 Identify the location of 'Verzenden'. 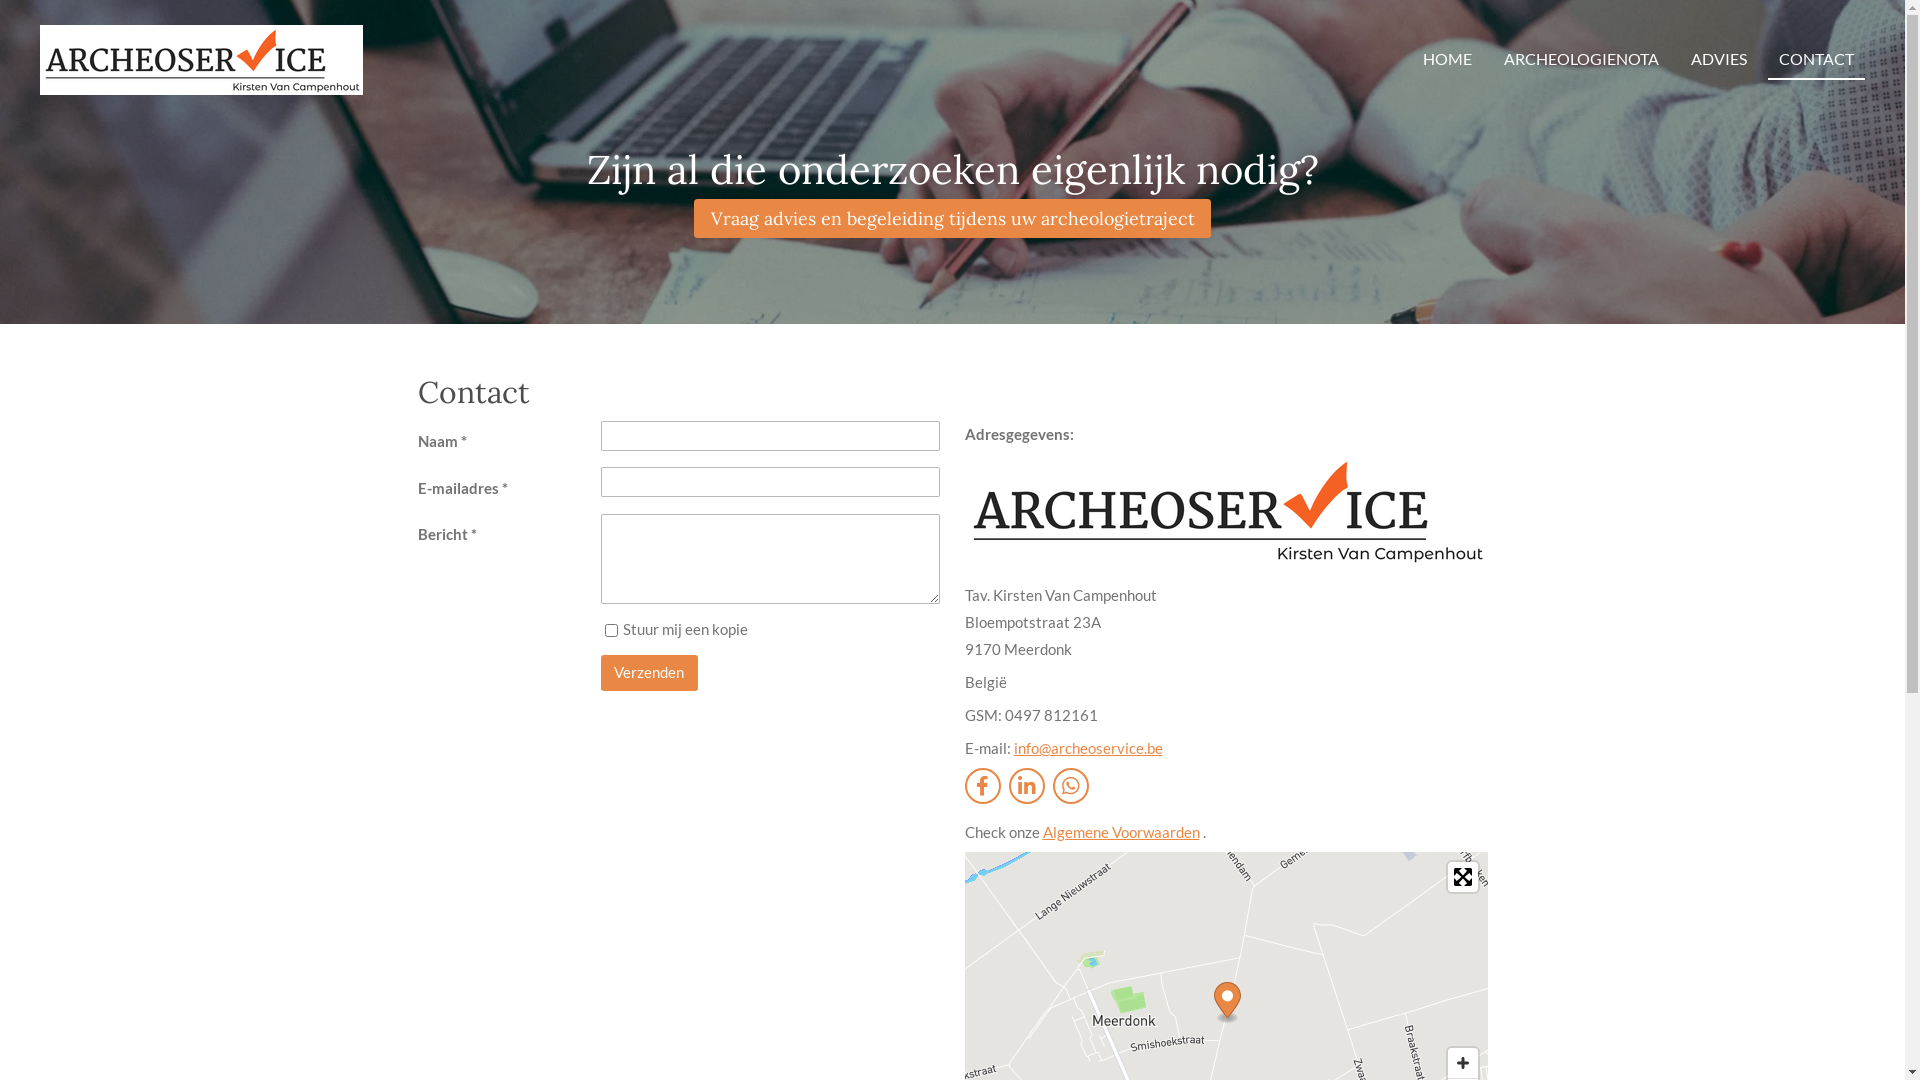
(649, 671).